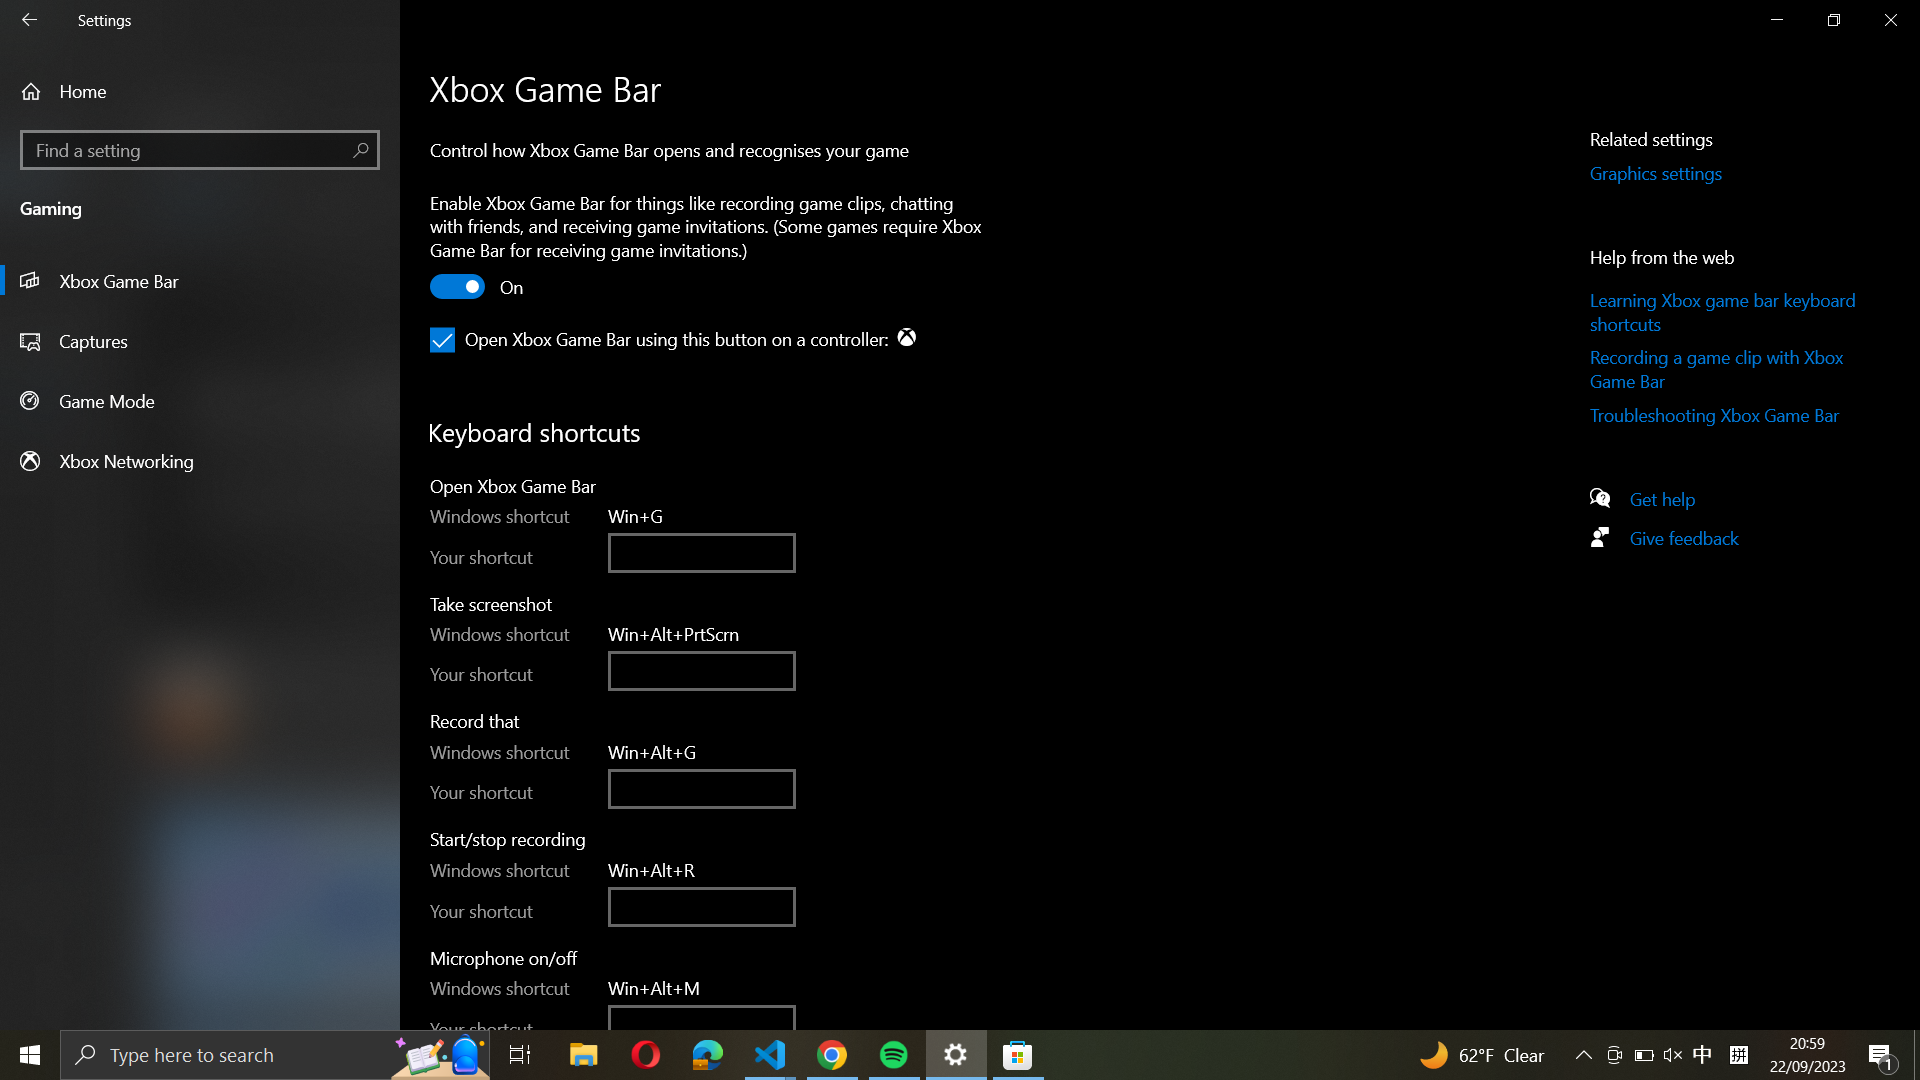  What do you see at coordinates (458, 289) in the screenshot?
I see `the Xbox Game Bar by selecting the toggle` at bounding box center [458, 289].